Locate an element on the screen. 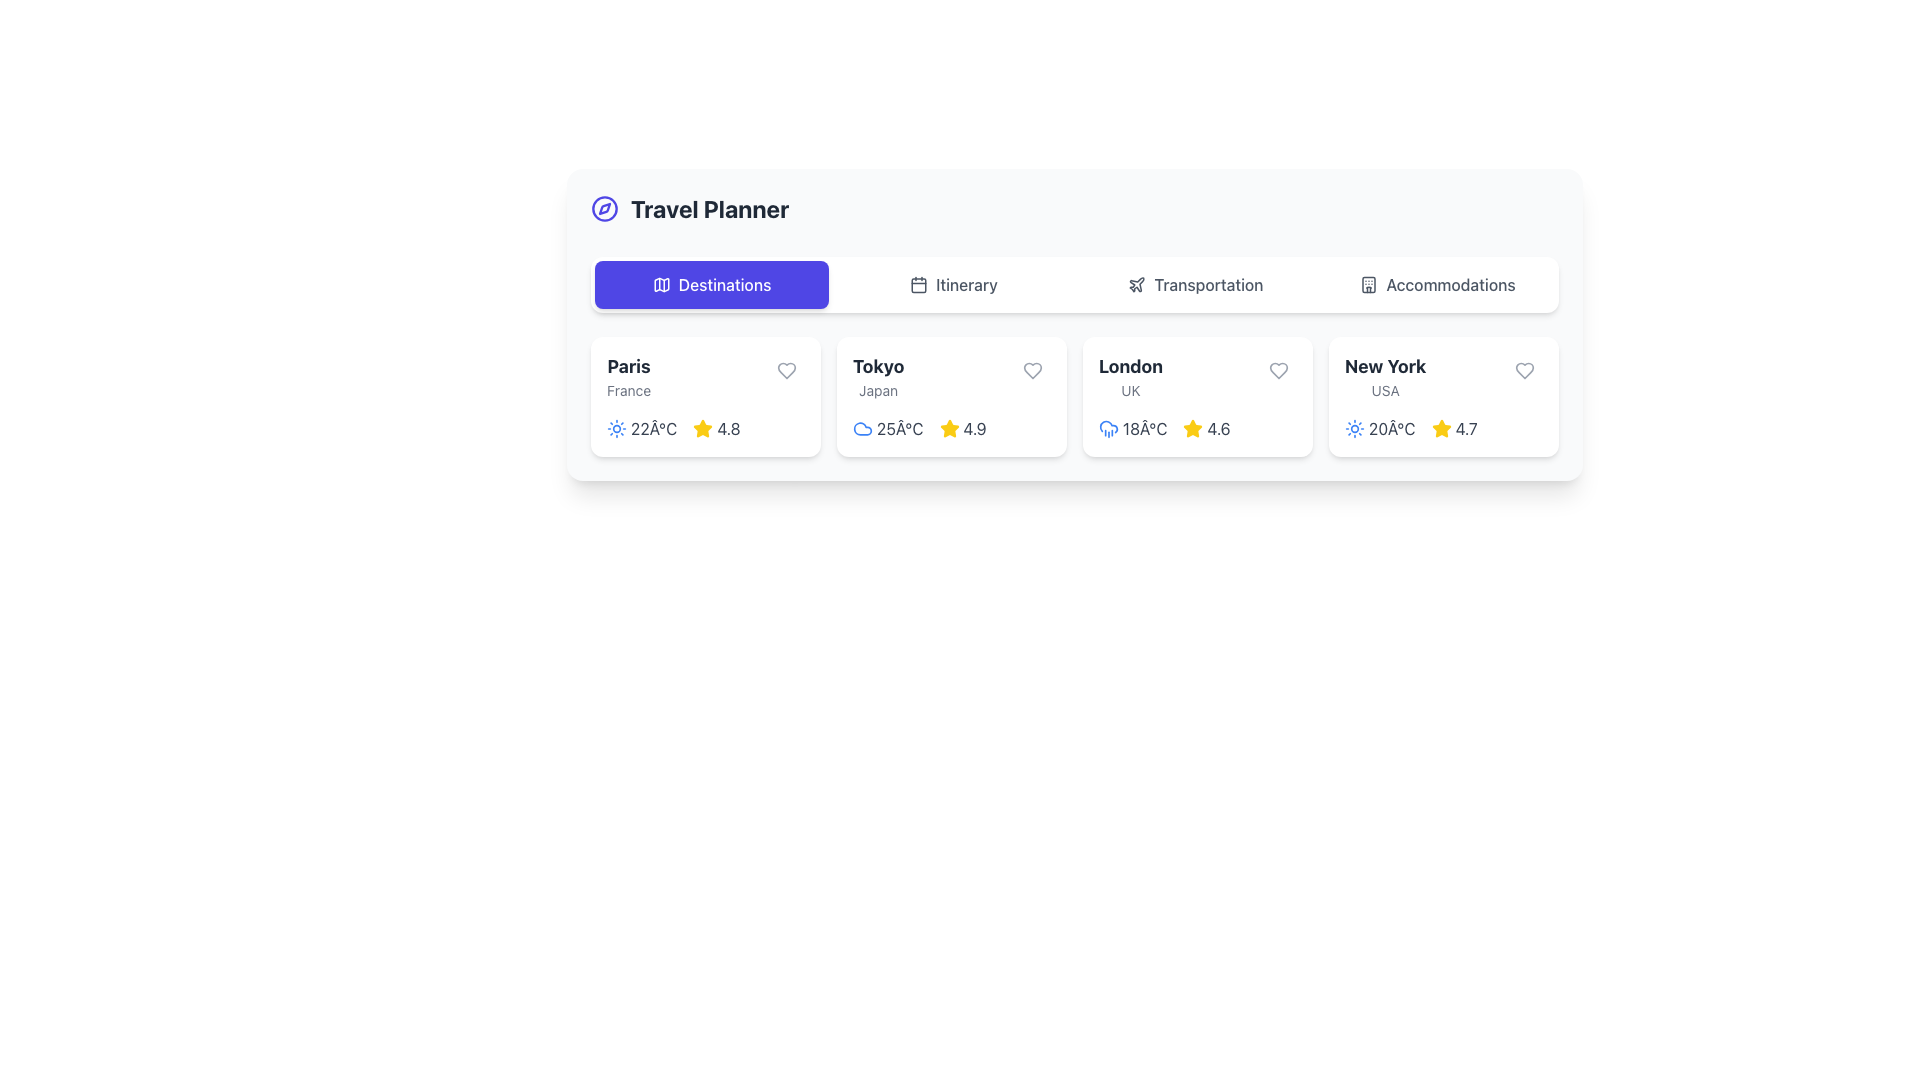  the circular blue sun icon located within the Paris card, positioned to the left of the temperature label ('22°C') is located at coordinates (616, 427).